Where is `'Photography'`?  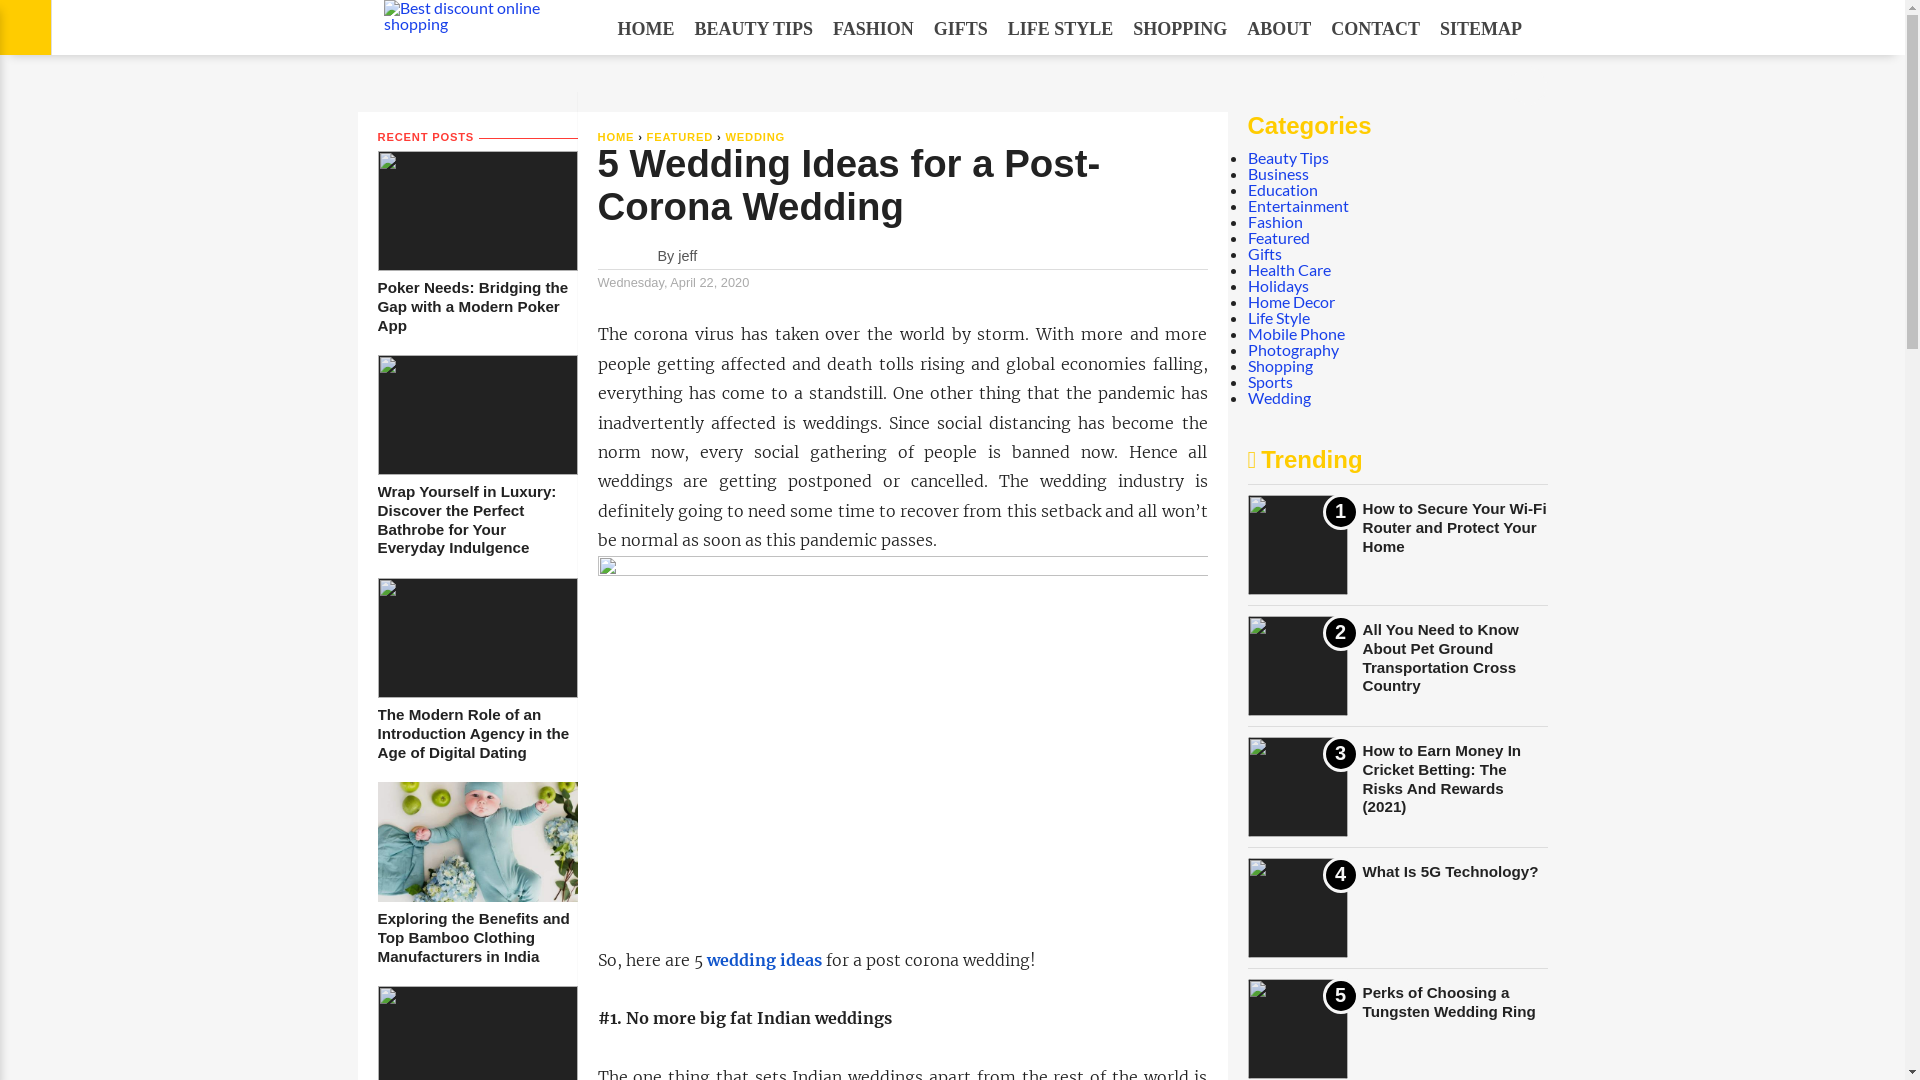
'Photography' is located at coordinates (1293, 348).